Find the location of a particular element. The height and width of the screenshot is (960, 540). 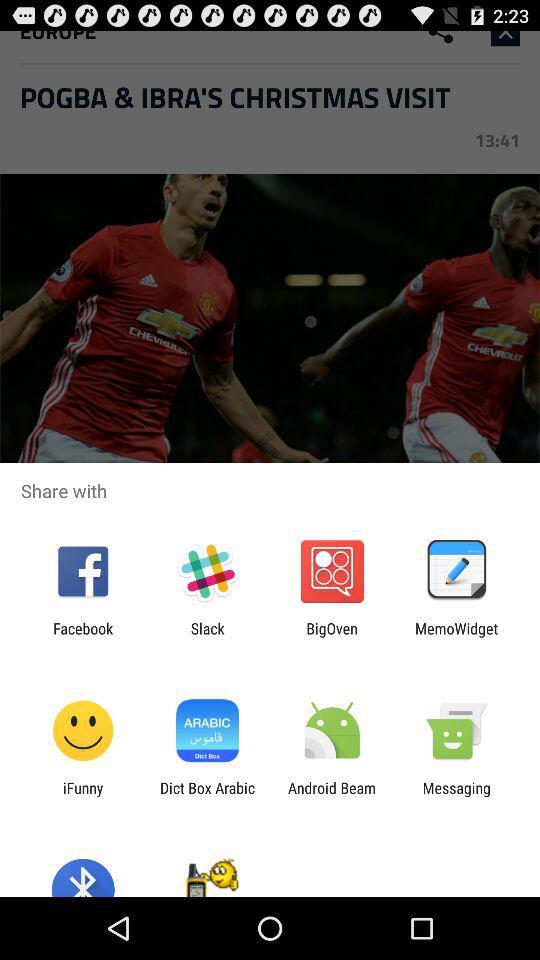

facebook app is located at coordinates (82, 636).